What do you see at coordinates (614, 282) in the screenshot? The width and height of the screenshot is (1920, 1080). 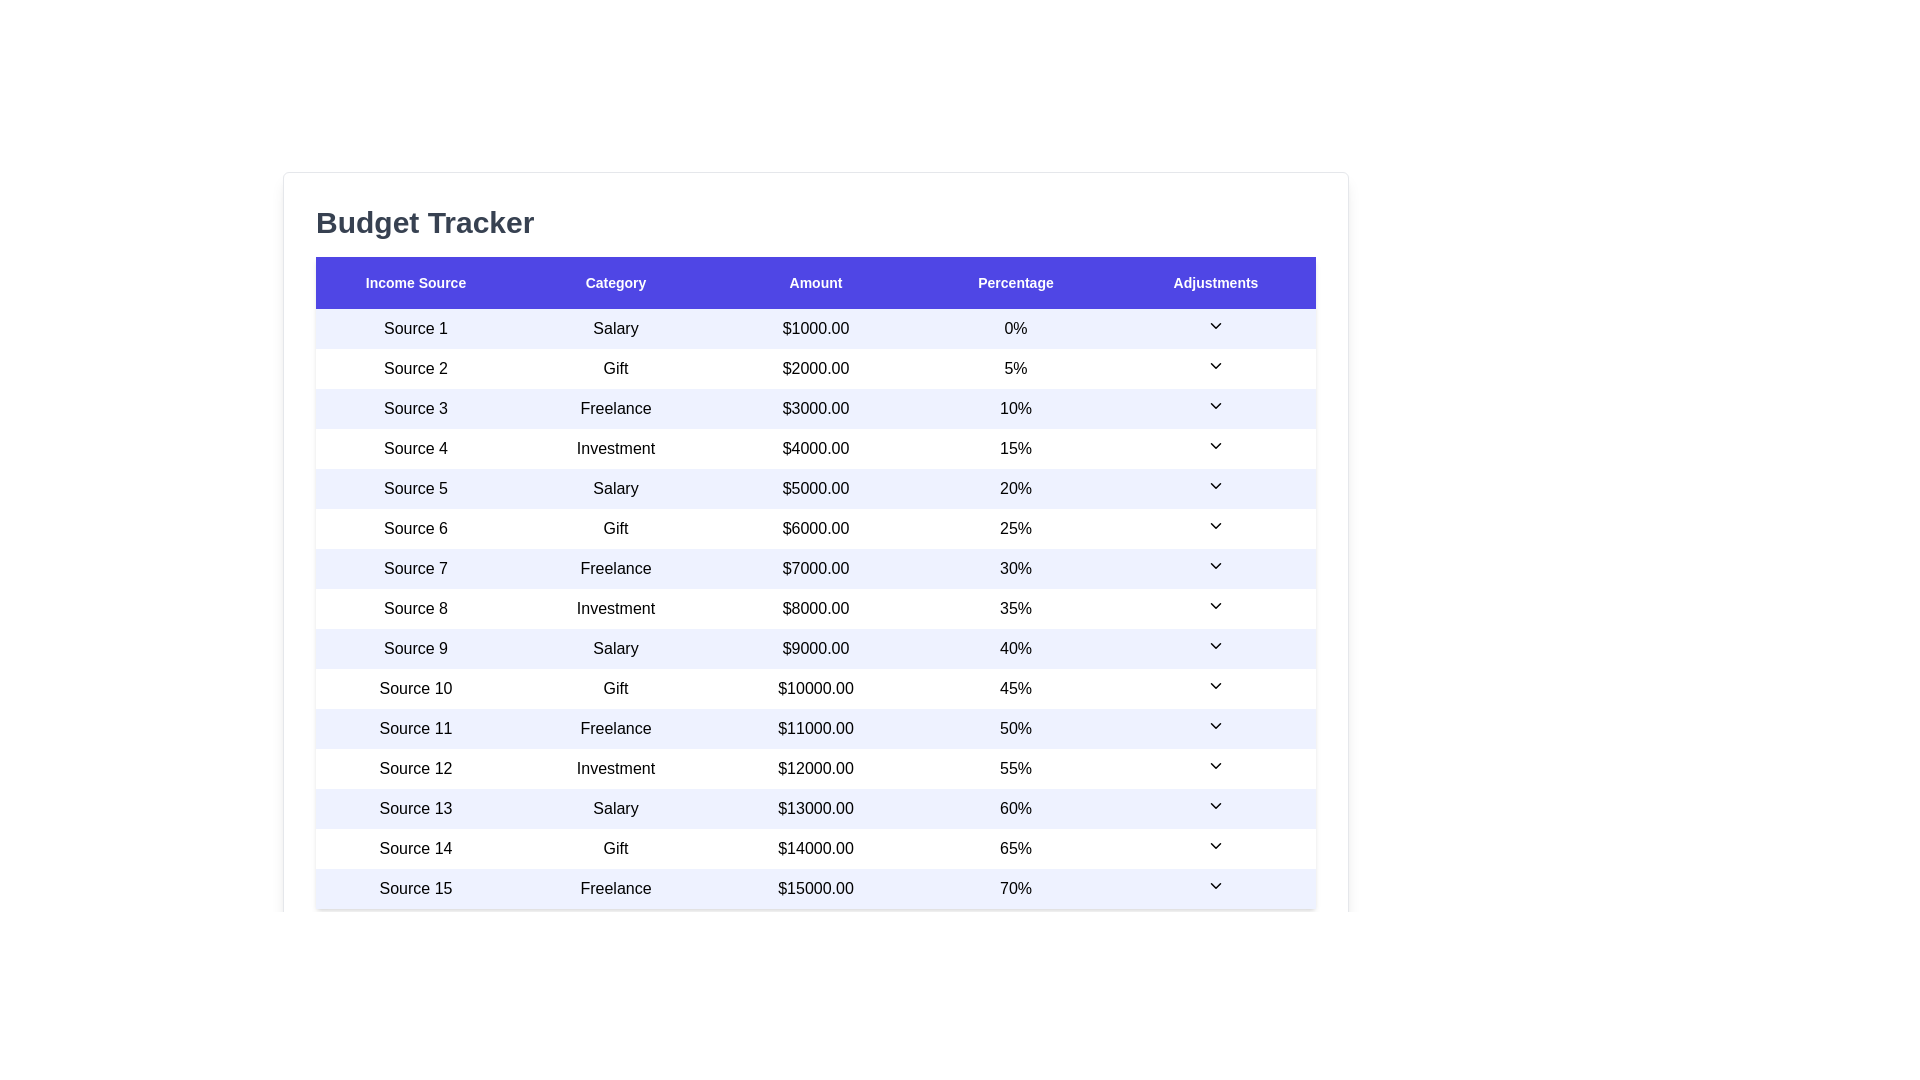 I see `the table header Category to sort the table by that column` at bounding box center [614, 282].